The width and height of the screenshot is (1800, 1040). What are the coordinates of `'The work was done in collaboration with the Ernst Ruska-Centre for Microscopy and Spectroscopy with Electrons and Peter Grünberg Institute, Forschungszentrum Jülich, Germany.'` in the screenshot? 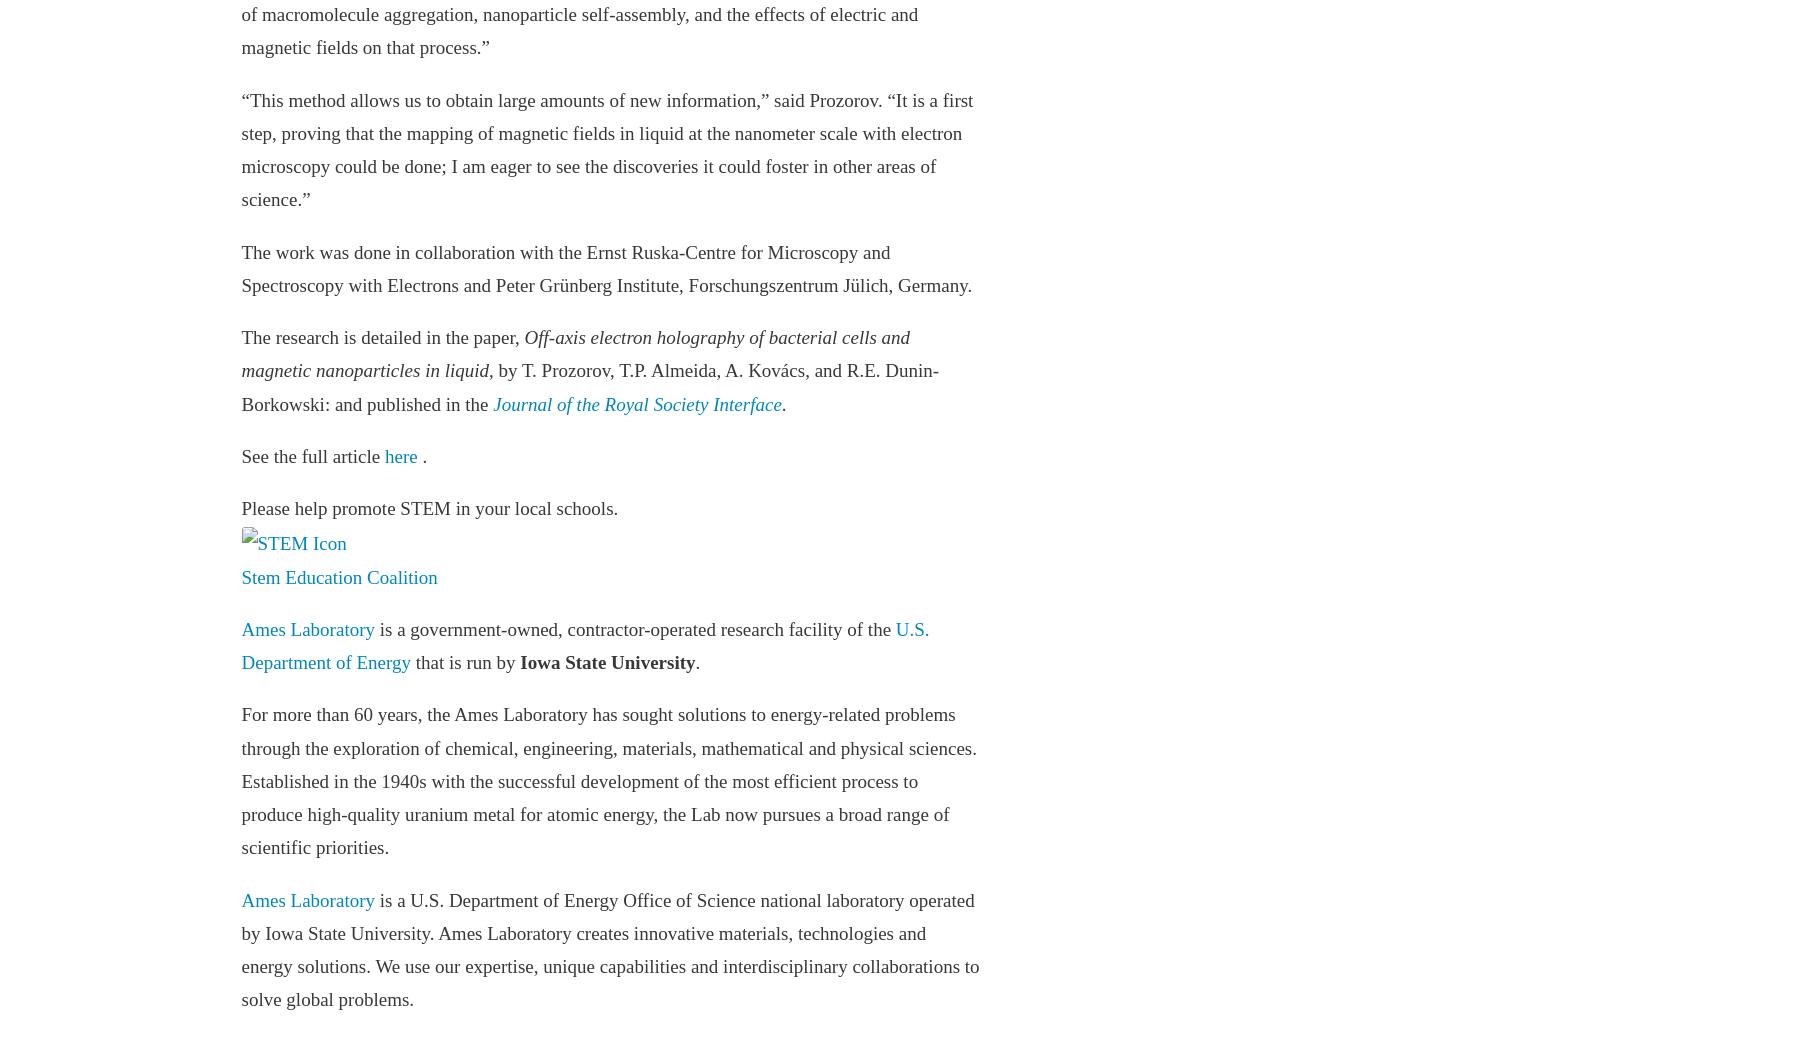 It's located at (606, 267).